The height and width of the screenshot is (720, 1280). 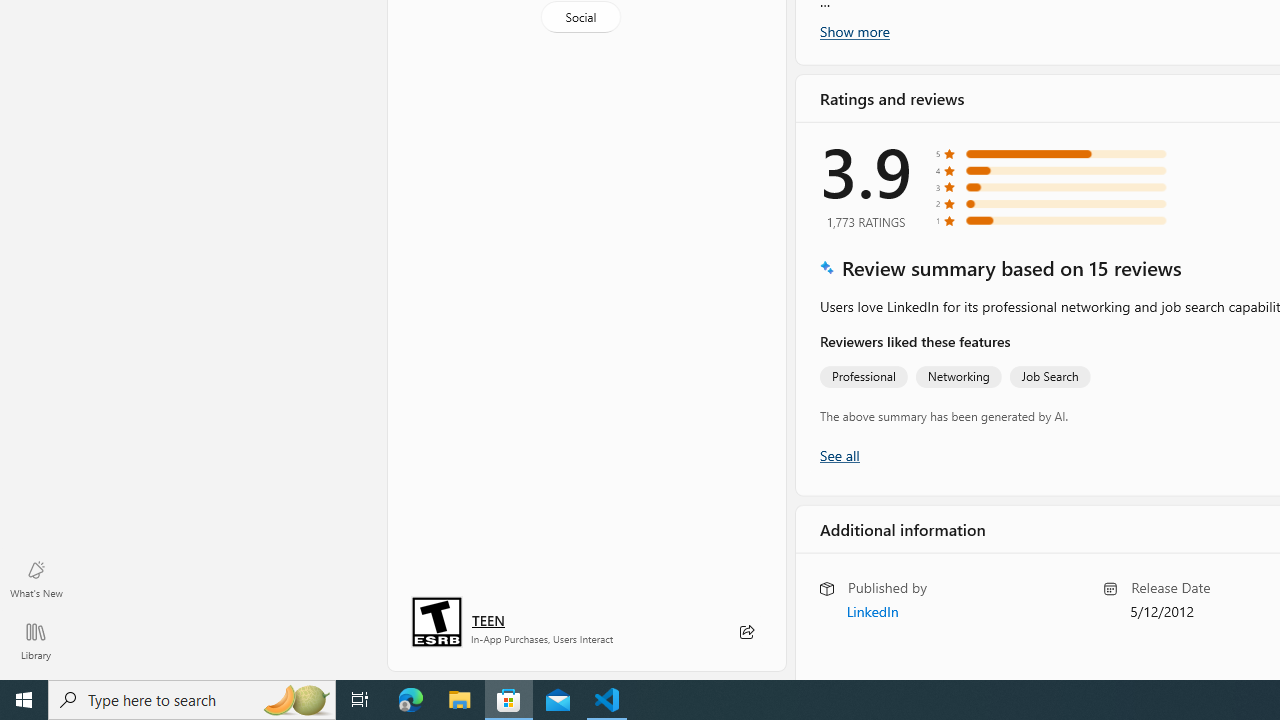 I want to click on 'What', so click(x=35, y=578).